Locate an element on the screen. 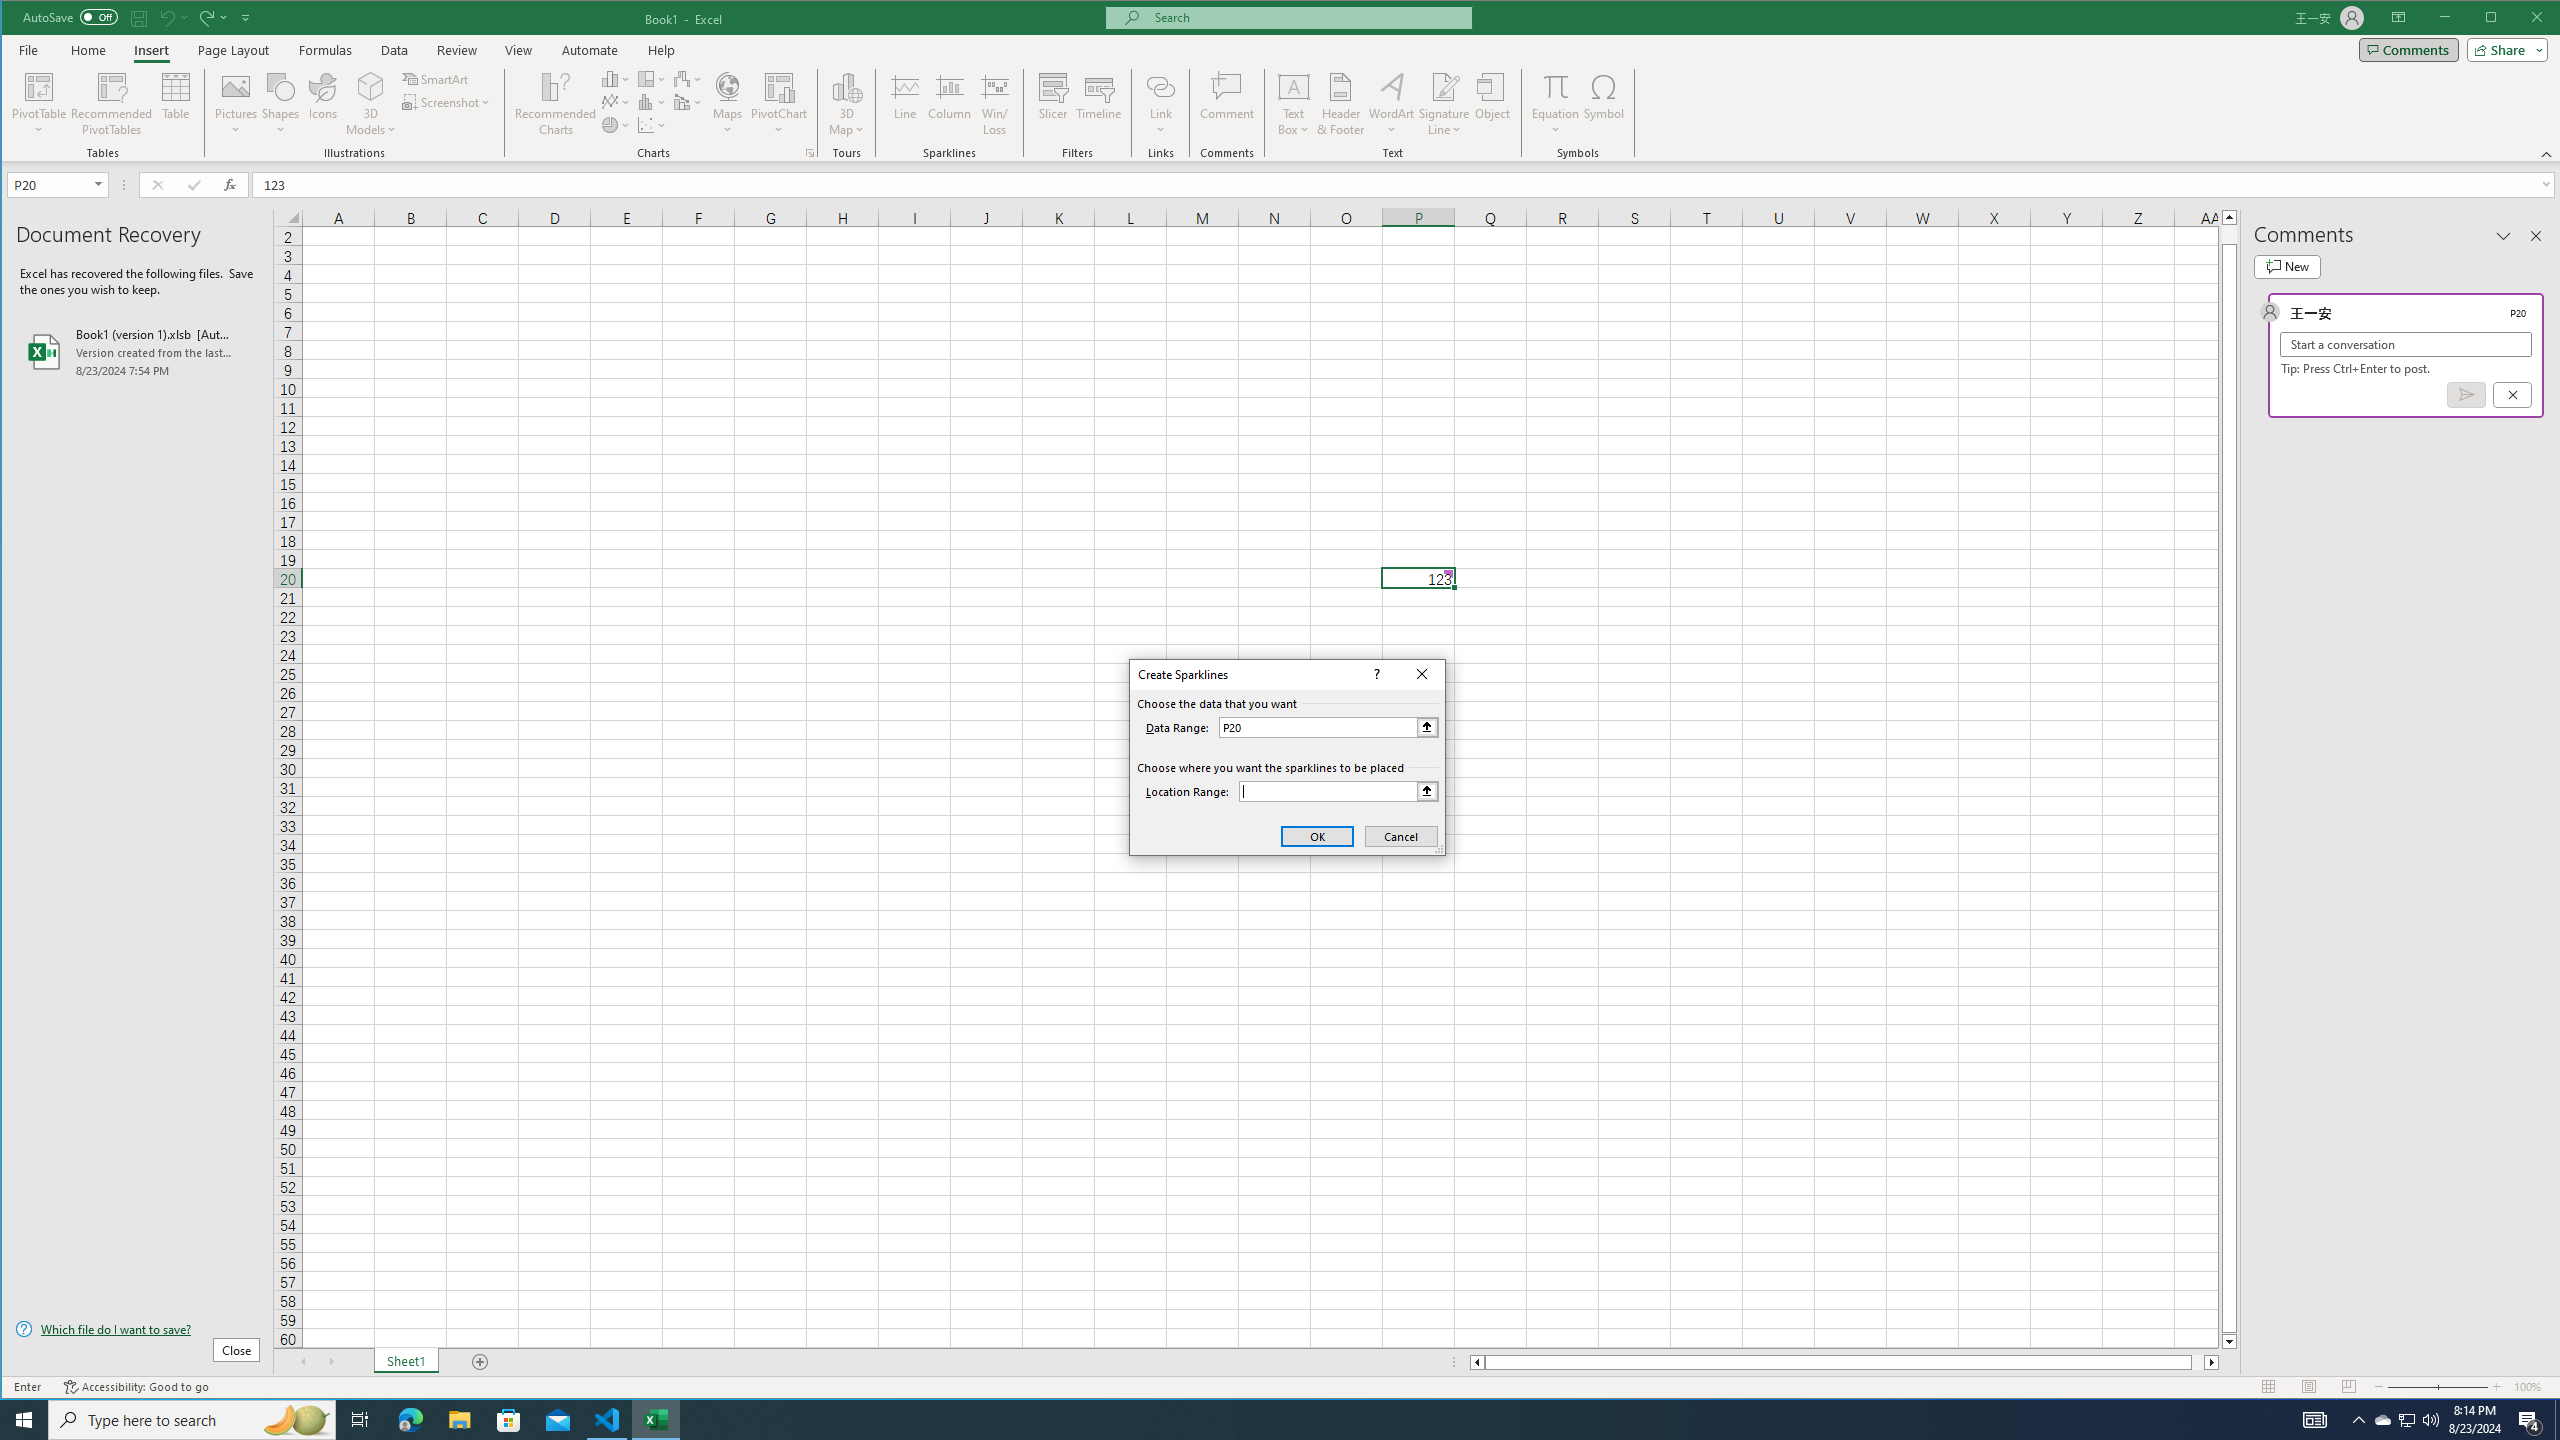  'Notification Chevron' is located at coordinates (2359, 1418).